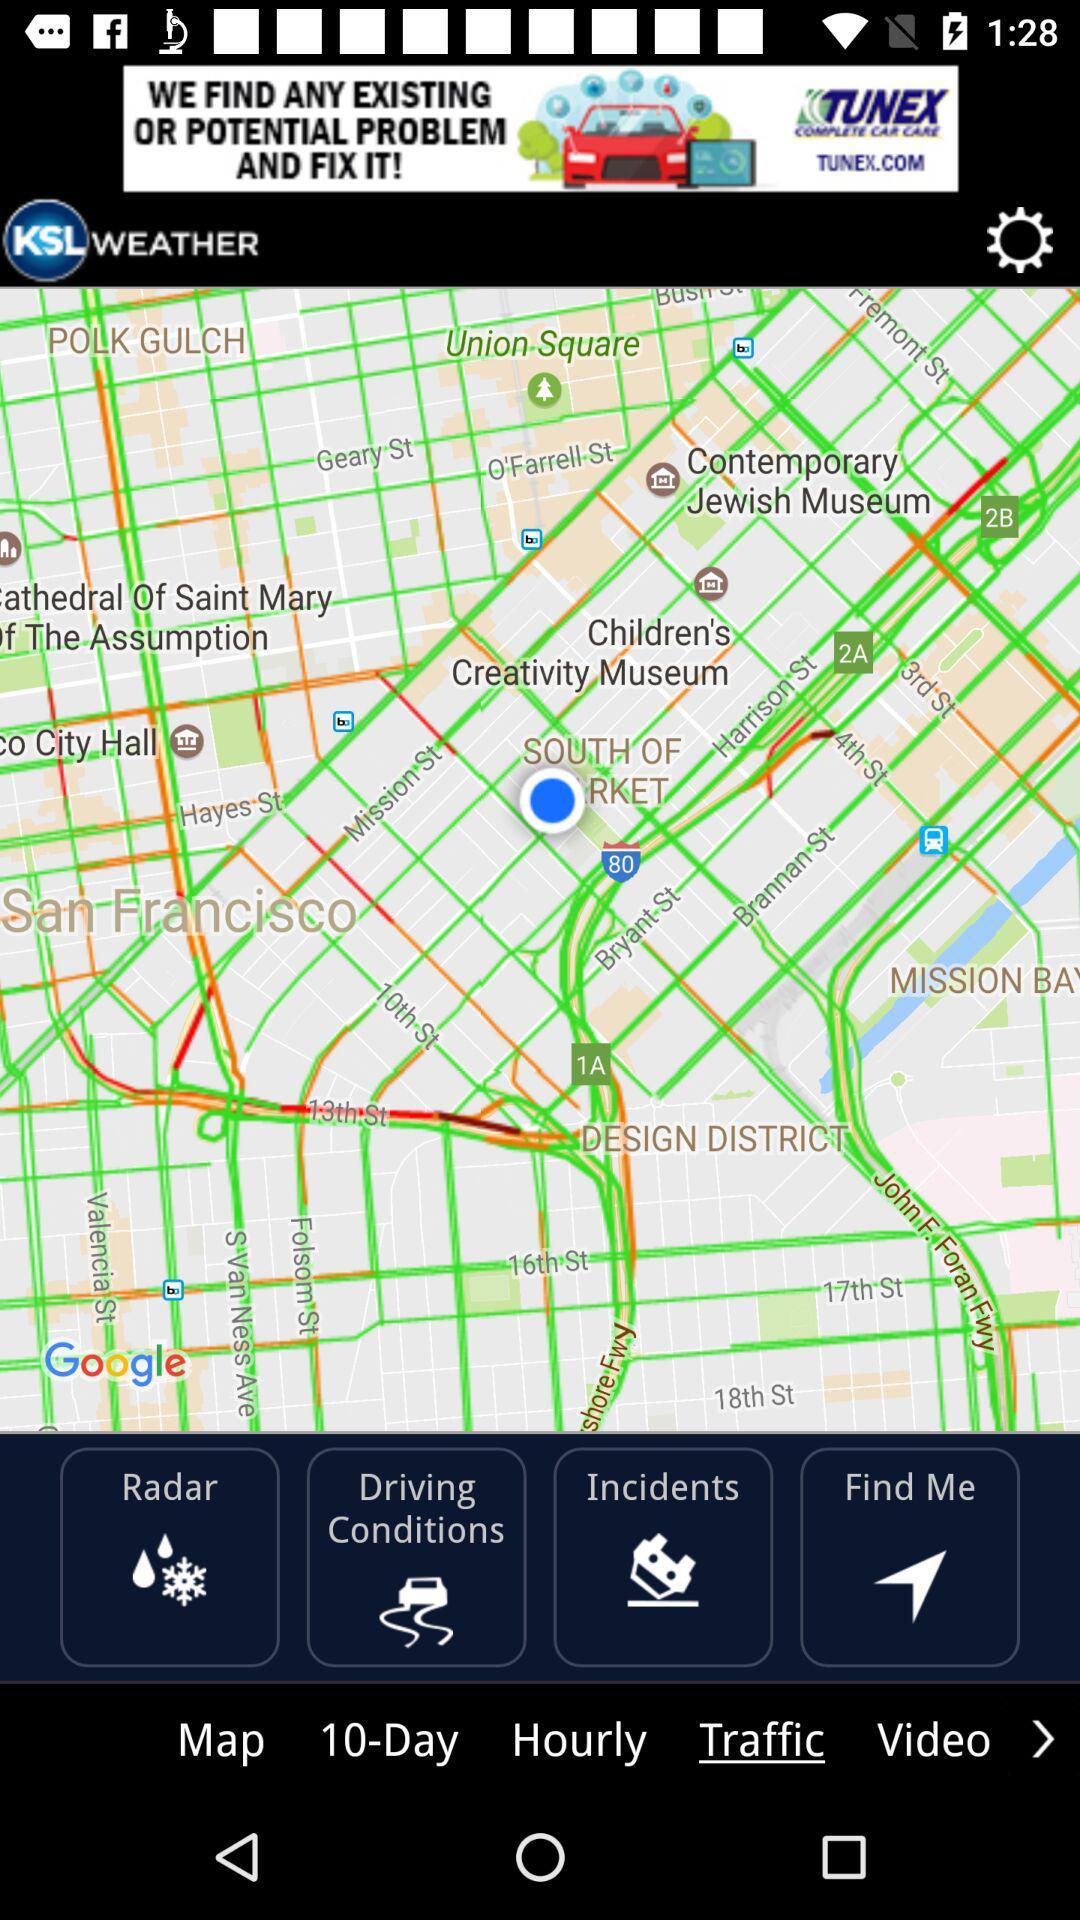 Image resolution: width=1080 pixels, height=1920 pixels. Describe the element at coordinates (1042, 1737) in the screenshot. I see `the arrow_forward icon` at that location.